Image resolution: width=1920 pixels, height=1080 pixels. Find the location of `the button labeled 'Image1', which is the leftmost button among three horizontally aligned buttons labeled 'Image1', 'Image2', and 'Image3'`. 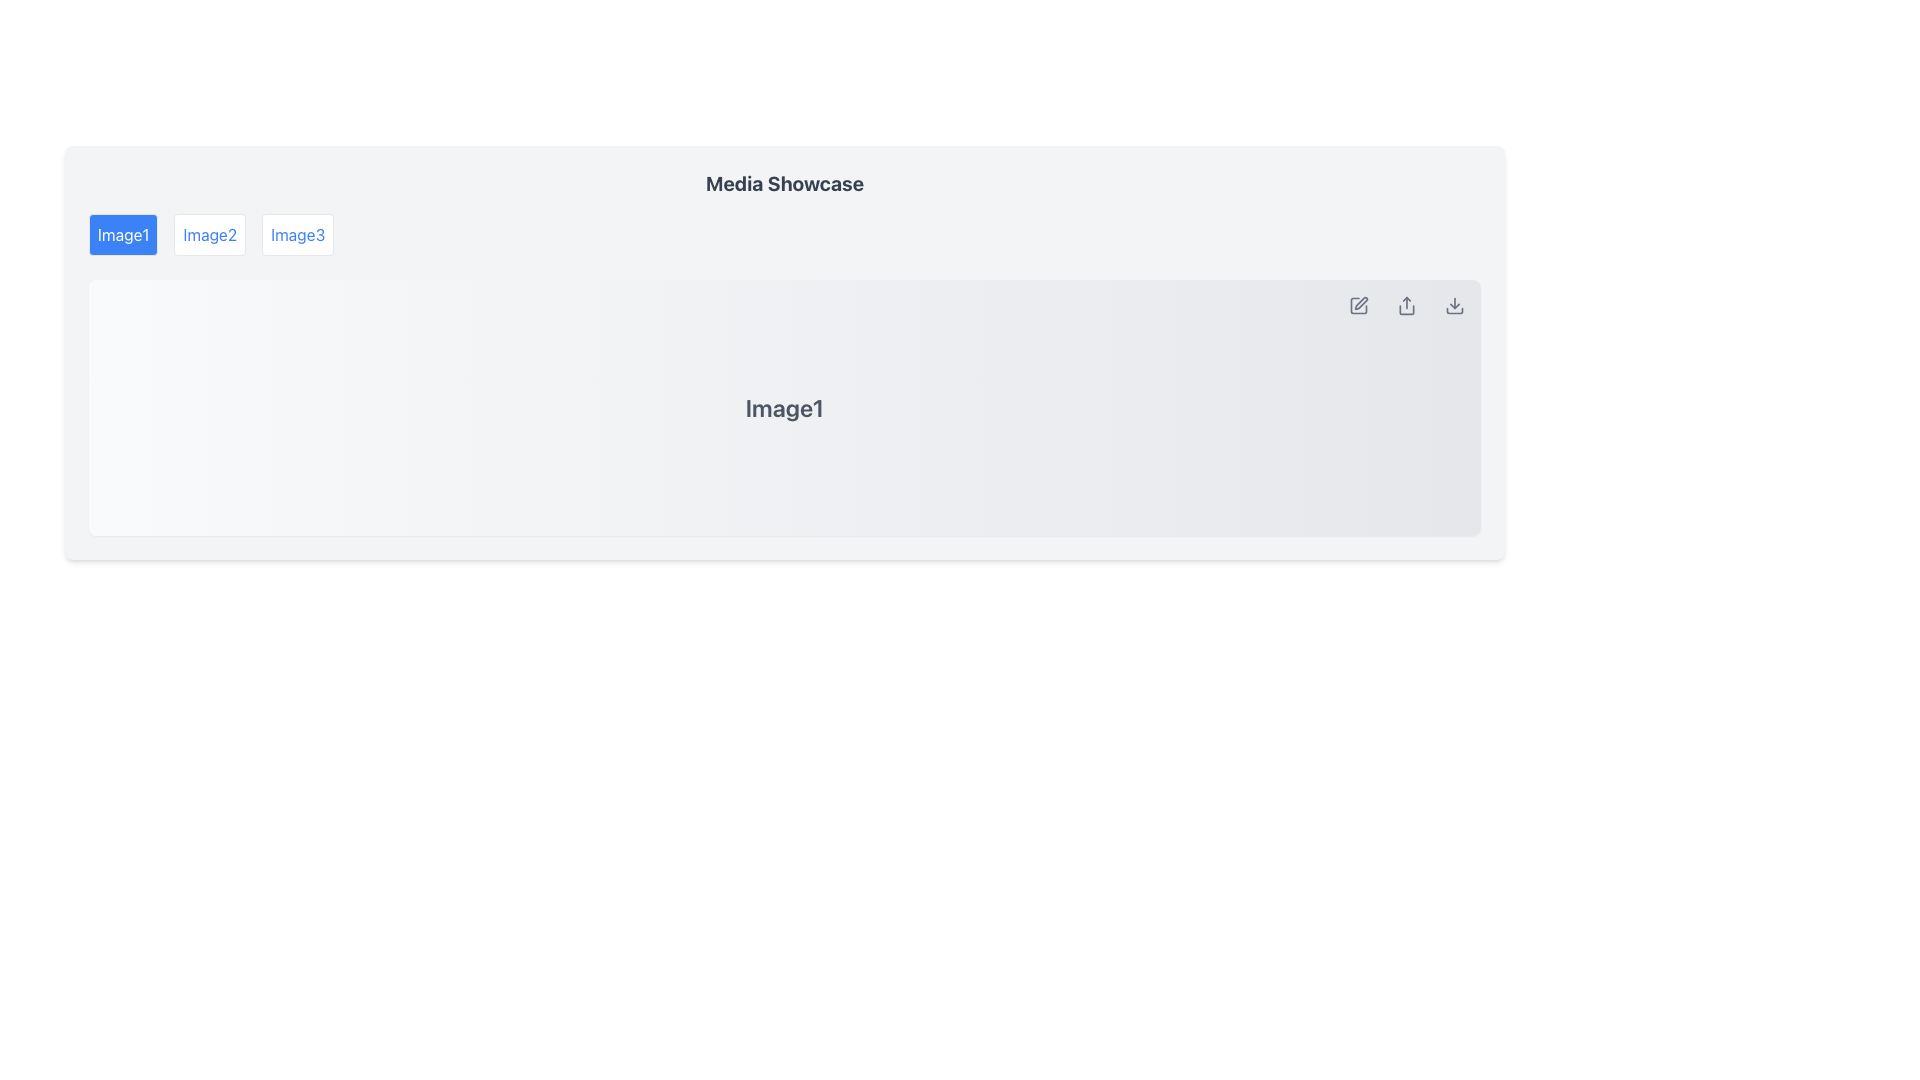

the button labeled 'Image1', which is the leftmost button among three horizontally aligned buttons labeled 'Image1', 'Image2', and 'Image3' is located at coordinates (122, 234).